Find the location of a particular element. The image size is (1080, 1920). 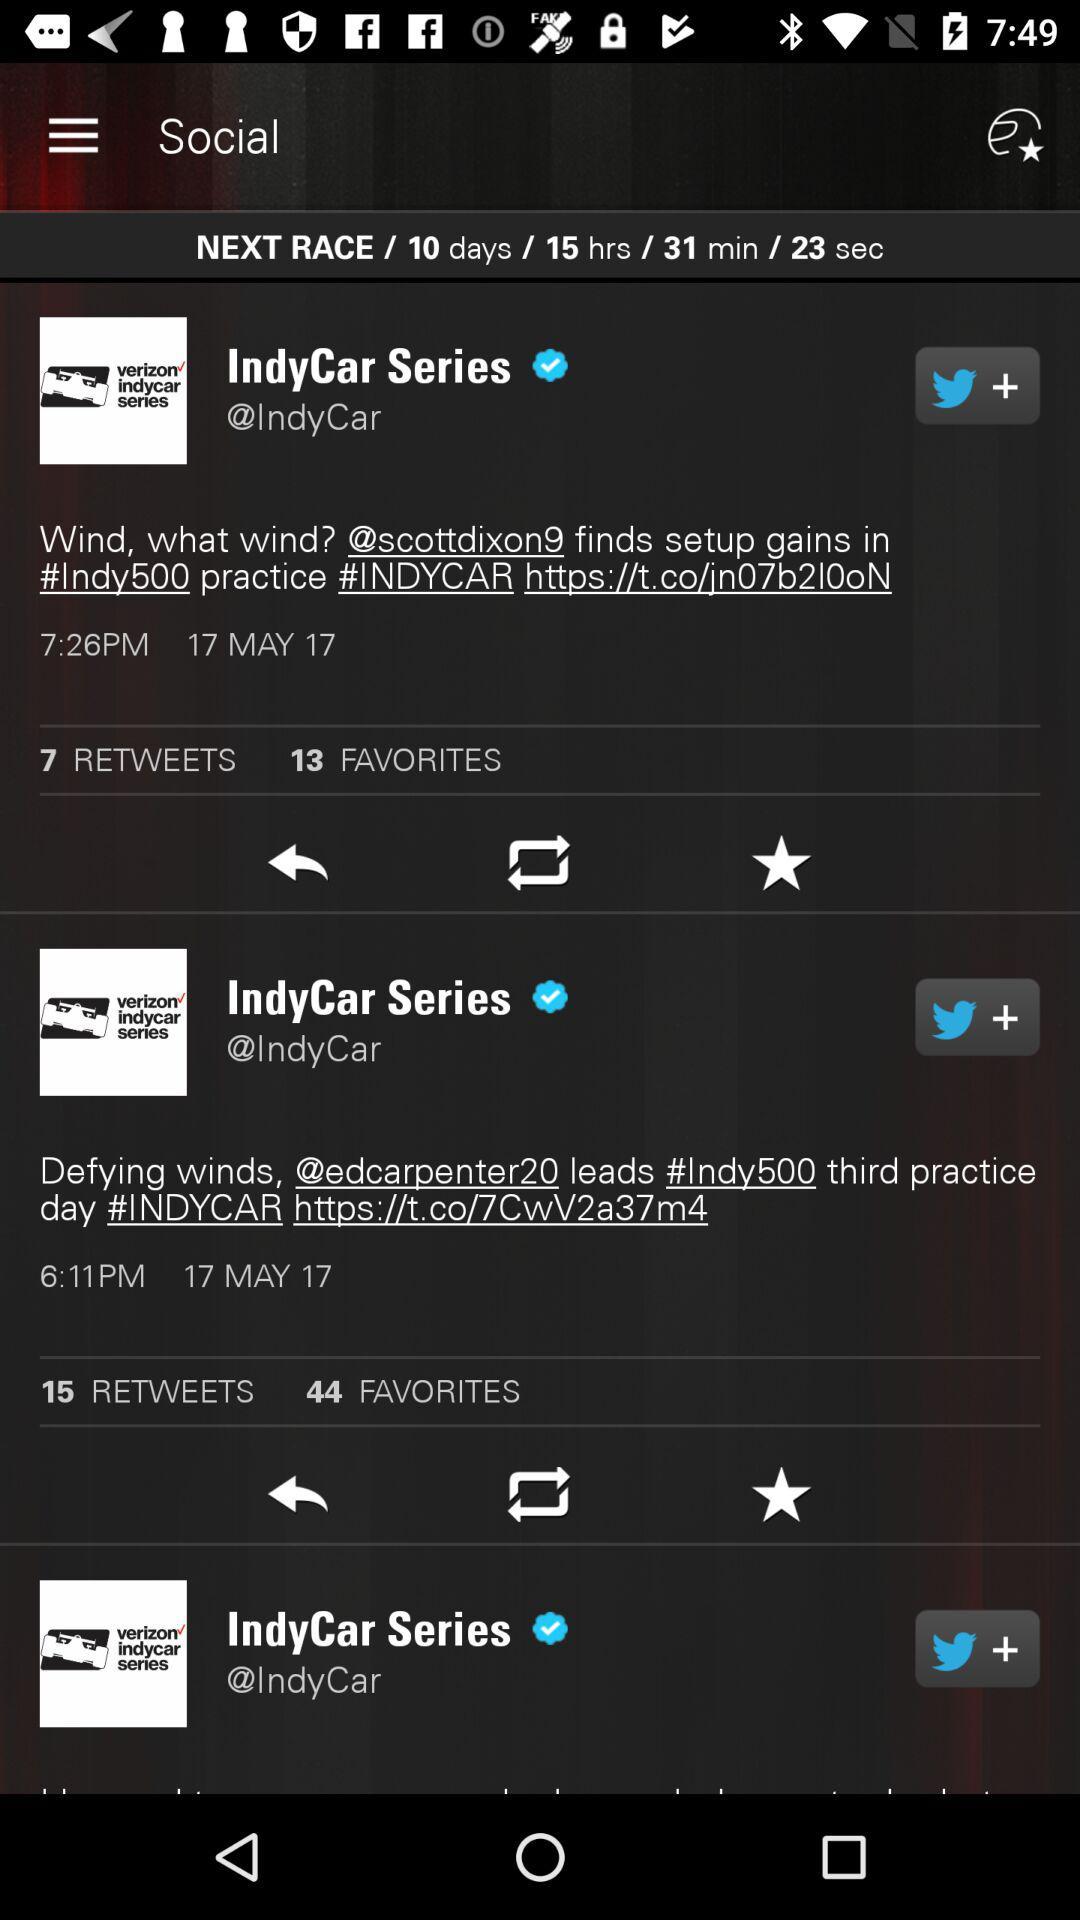

post is located at coordinates (780, 868).